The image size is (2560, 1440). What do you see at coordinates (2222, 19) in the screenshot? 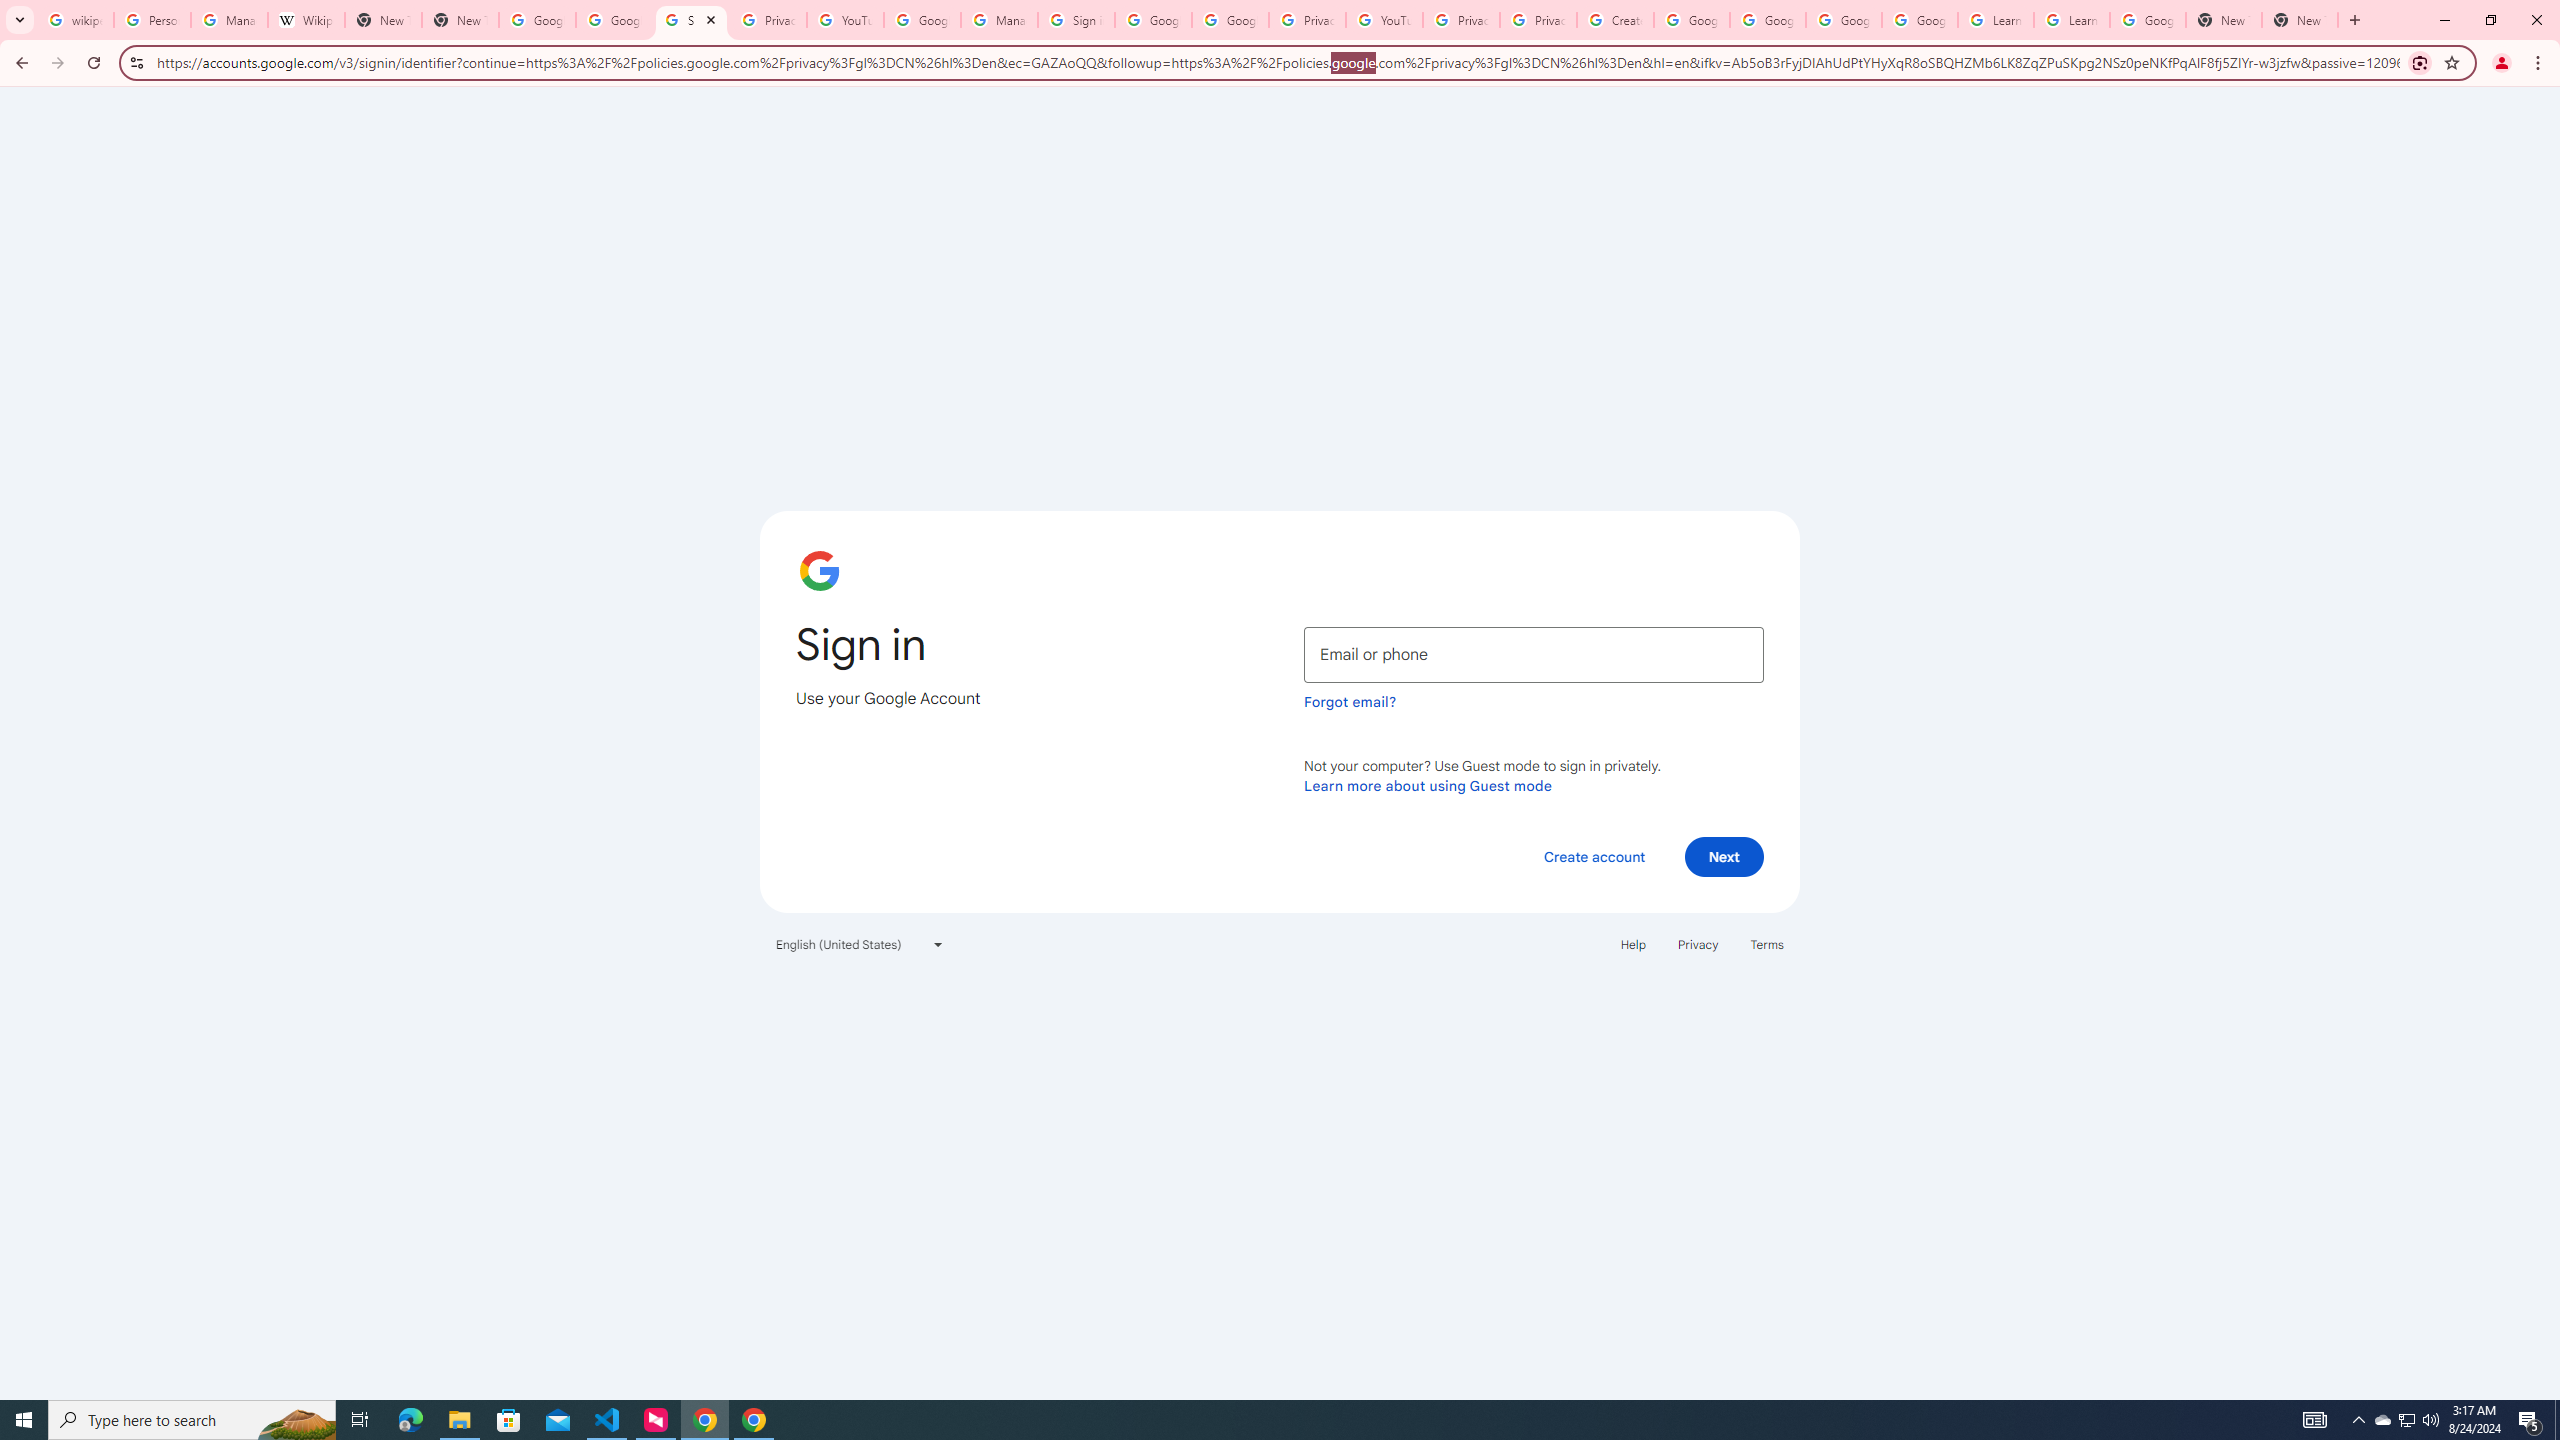
I see `'New Tab'` at bounding box center [2222, 19].